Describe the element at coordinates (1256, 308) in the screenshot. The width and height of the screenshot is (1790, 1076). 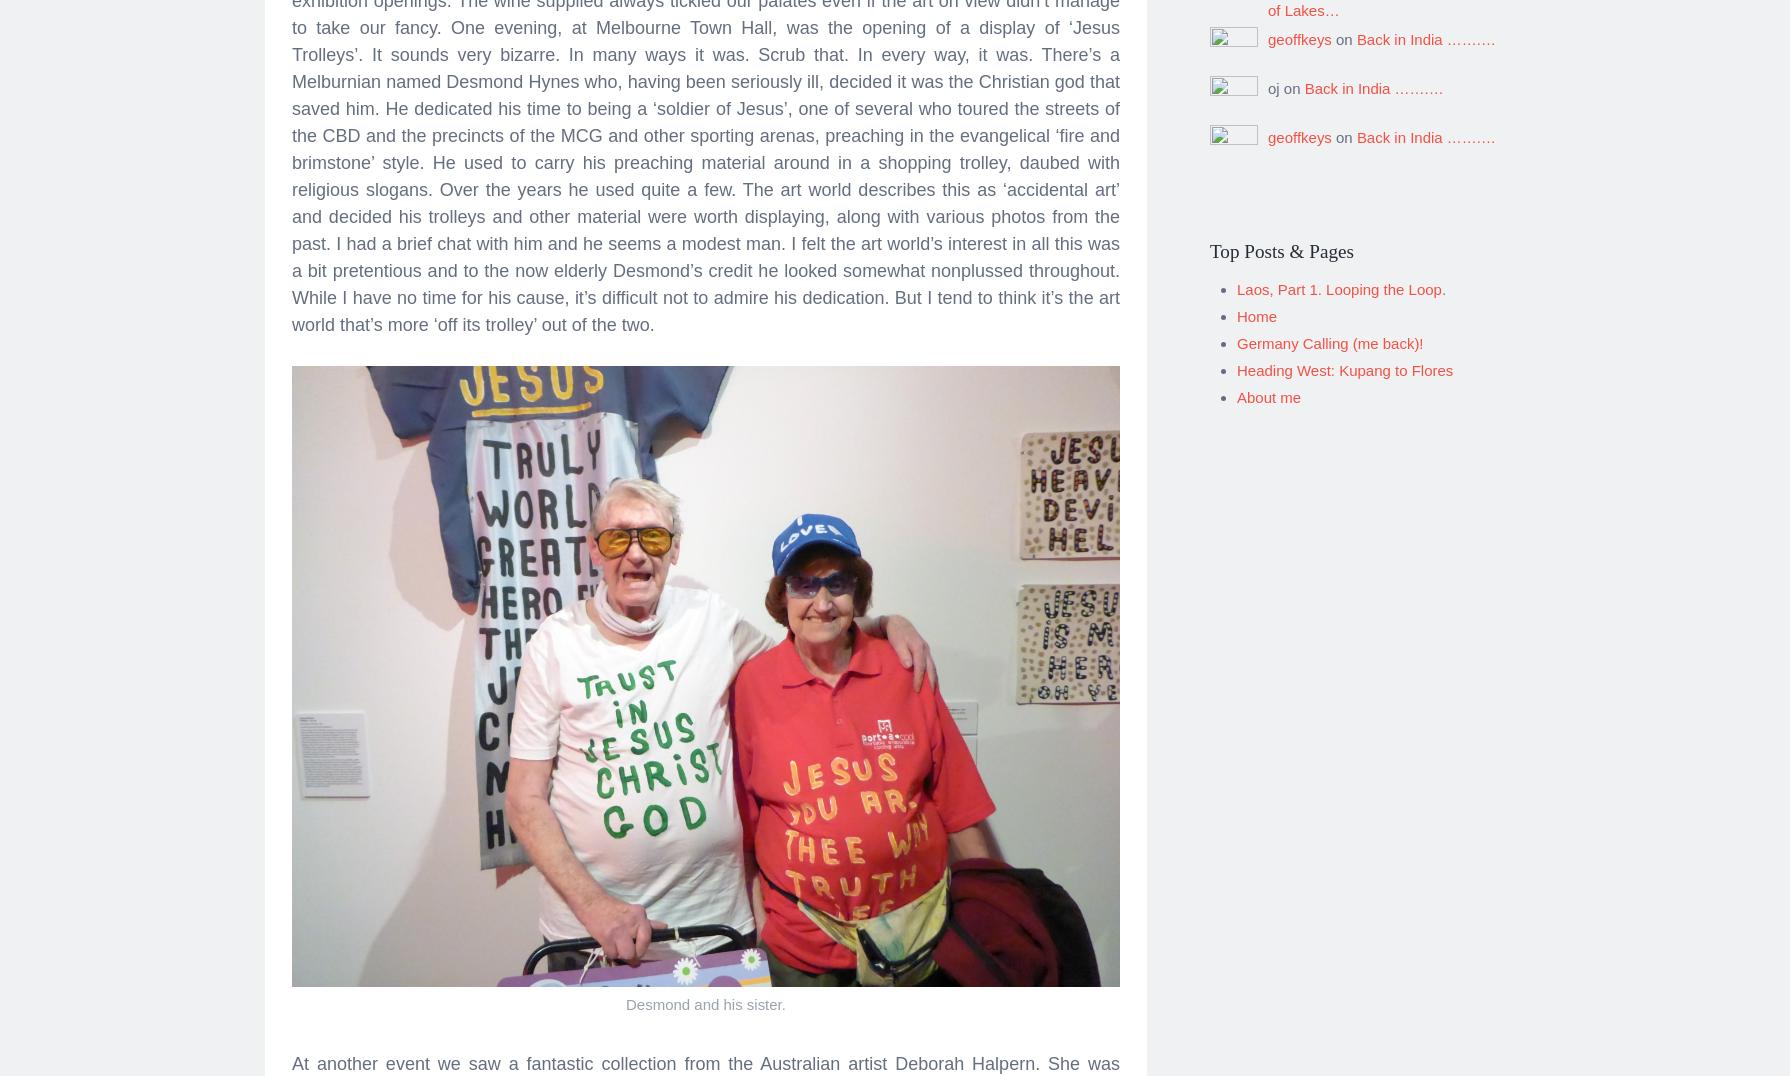
I see `'Home'` at that location.